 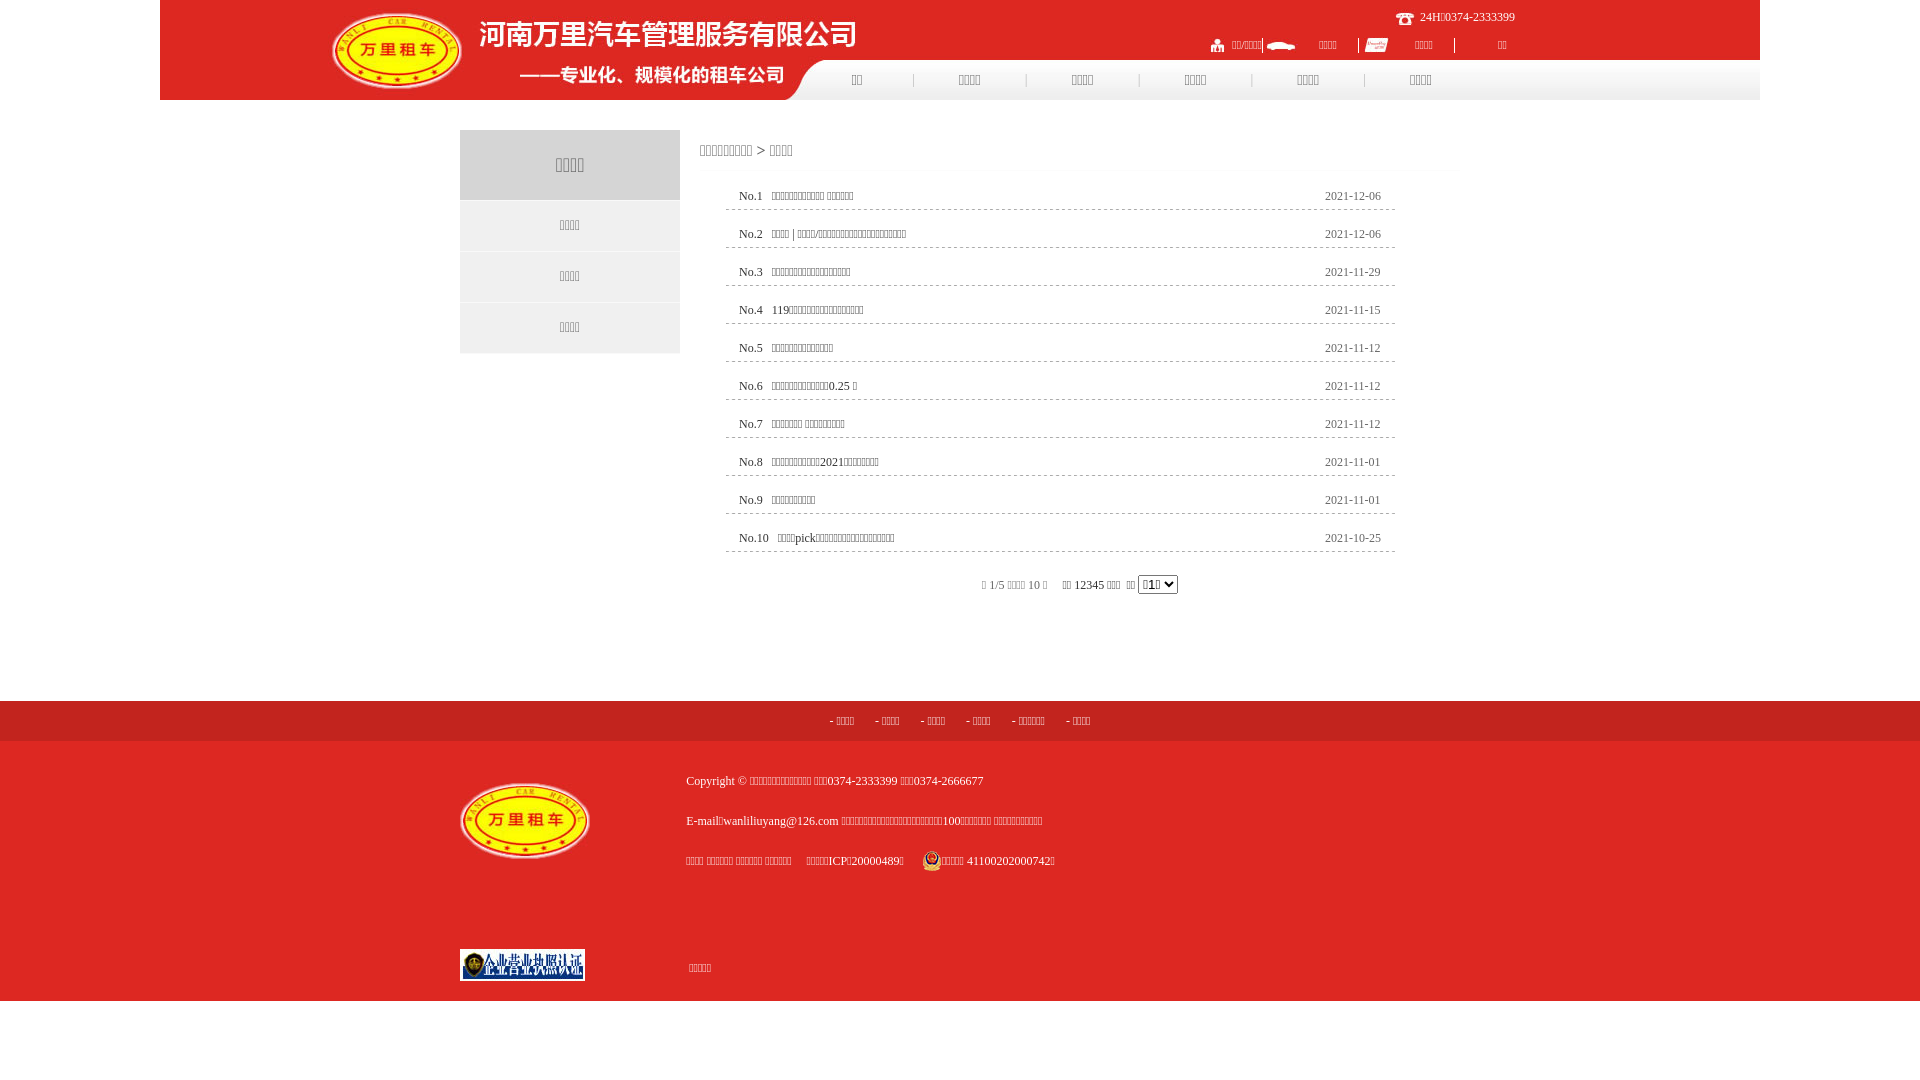 I want to click on '5', so click(x=1097, y=585).